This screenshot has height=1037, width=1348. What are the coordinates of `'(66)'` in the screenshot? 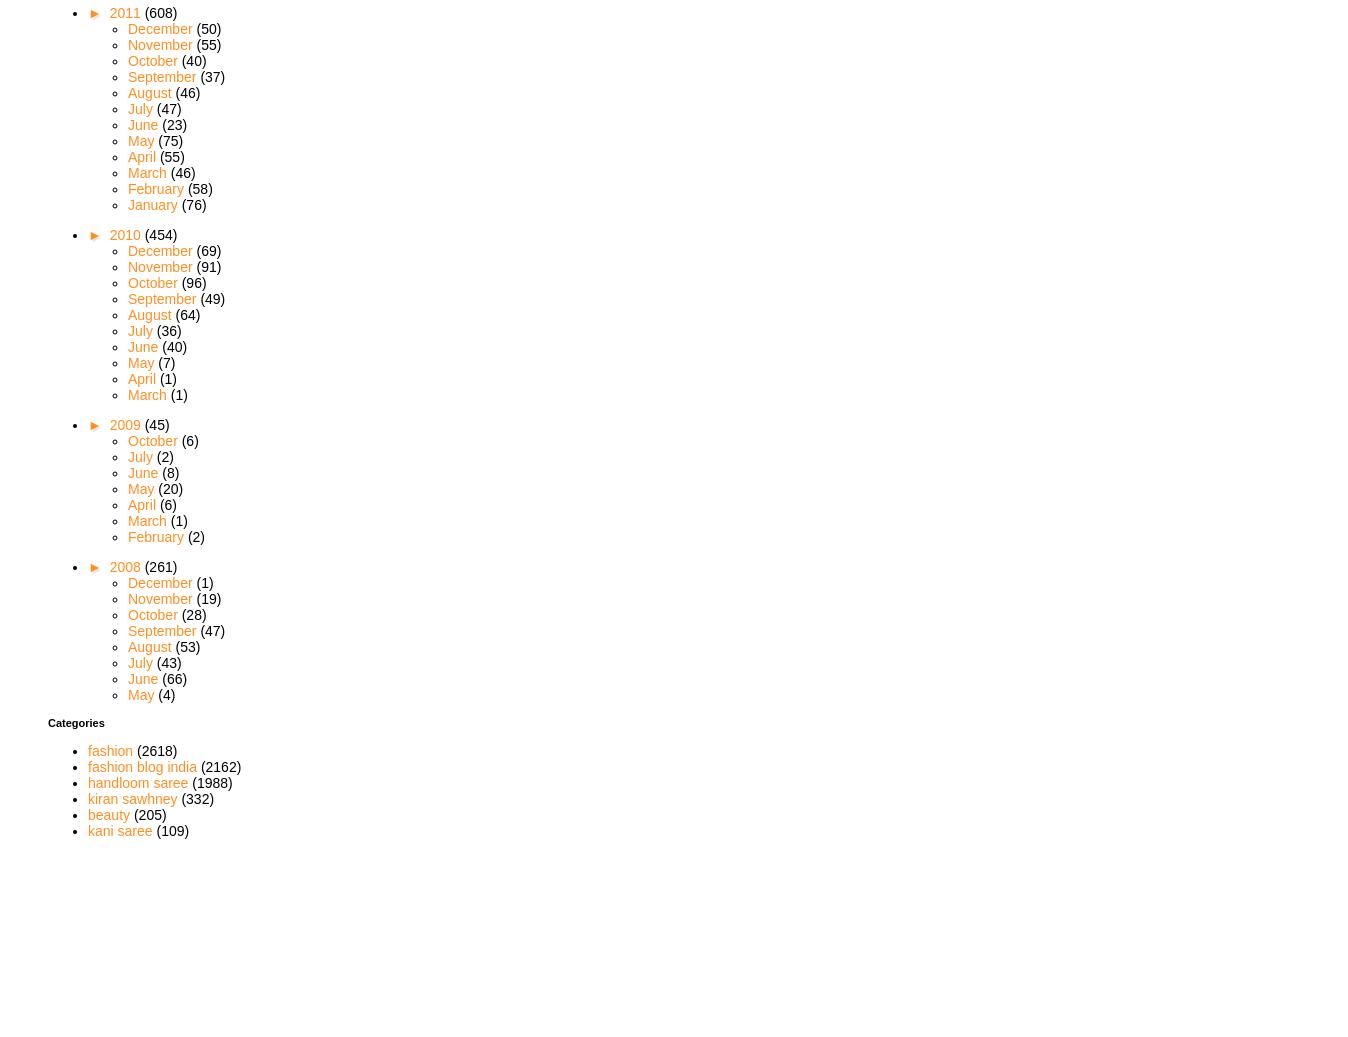 It's located at (174, 677).